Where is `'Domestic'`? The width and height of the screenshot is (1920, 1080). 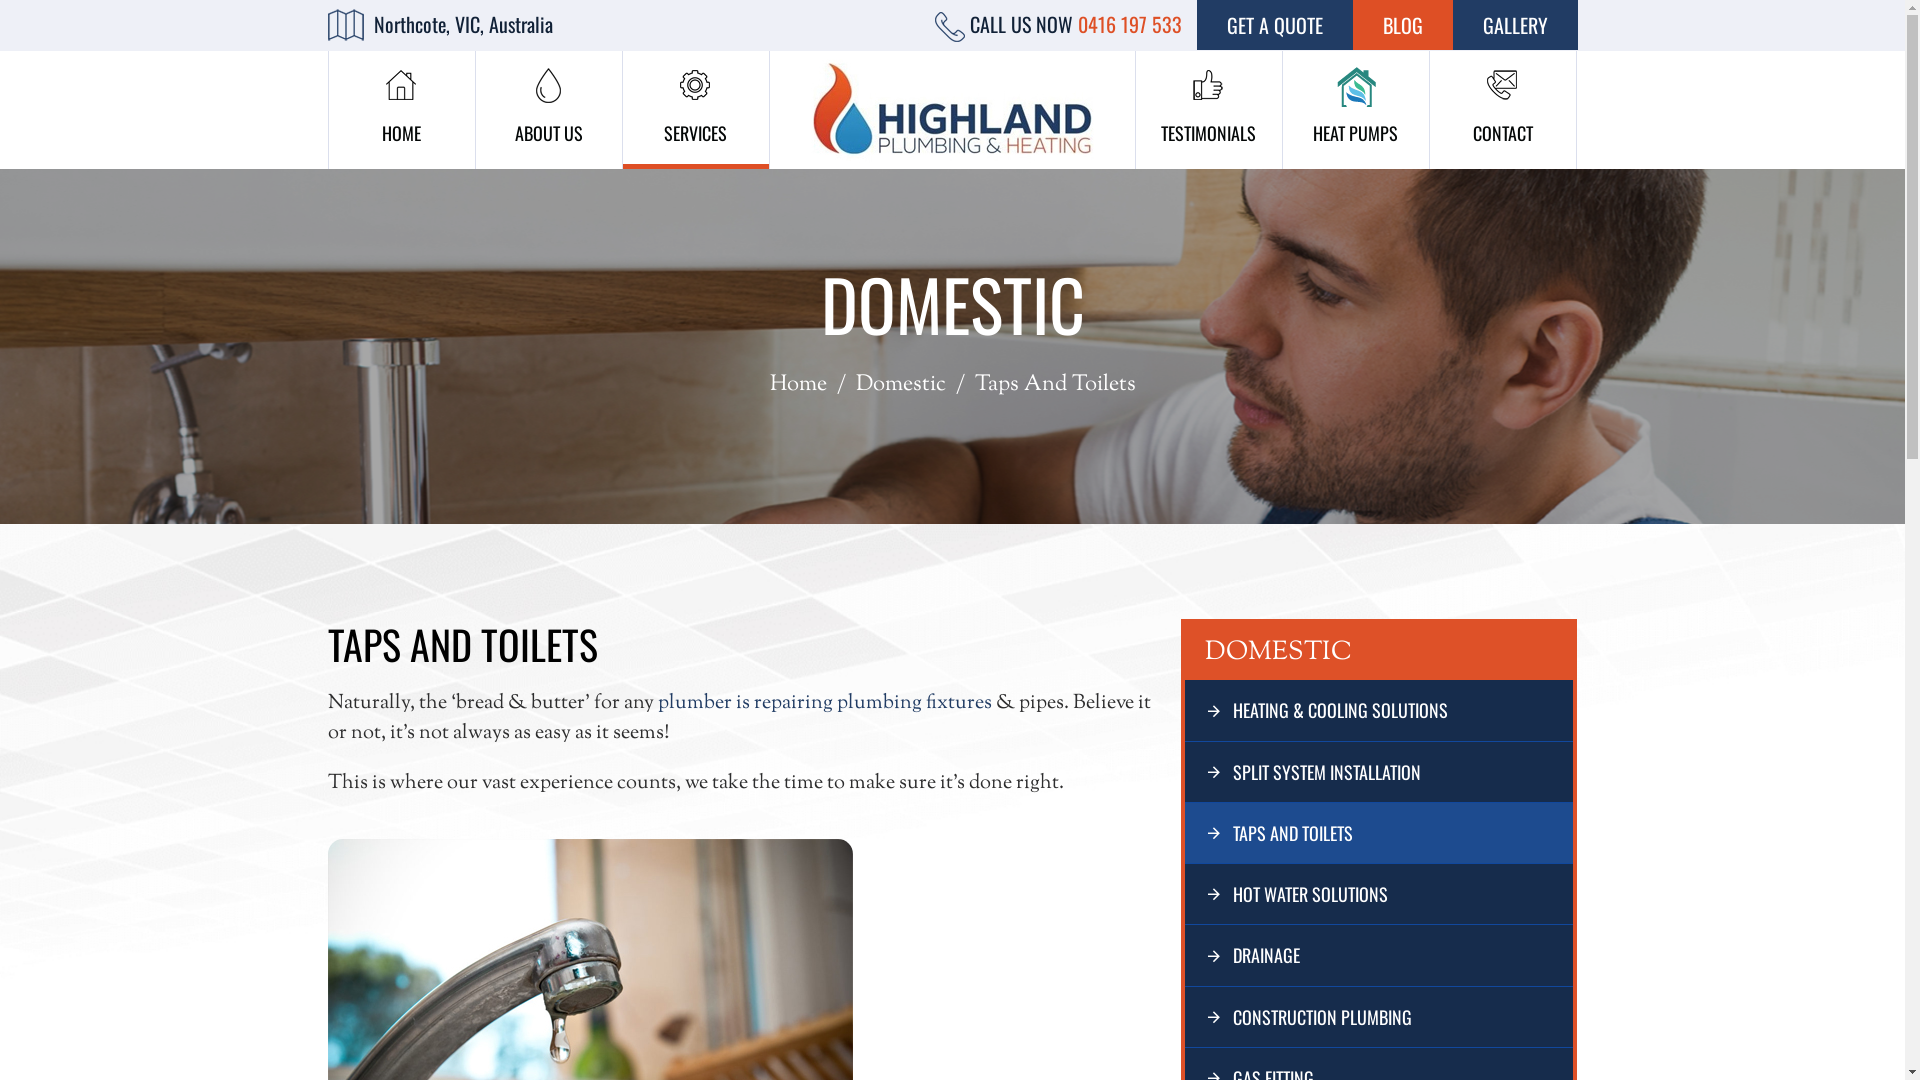
'Domestic' is located at coordinates (900, 385).